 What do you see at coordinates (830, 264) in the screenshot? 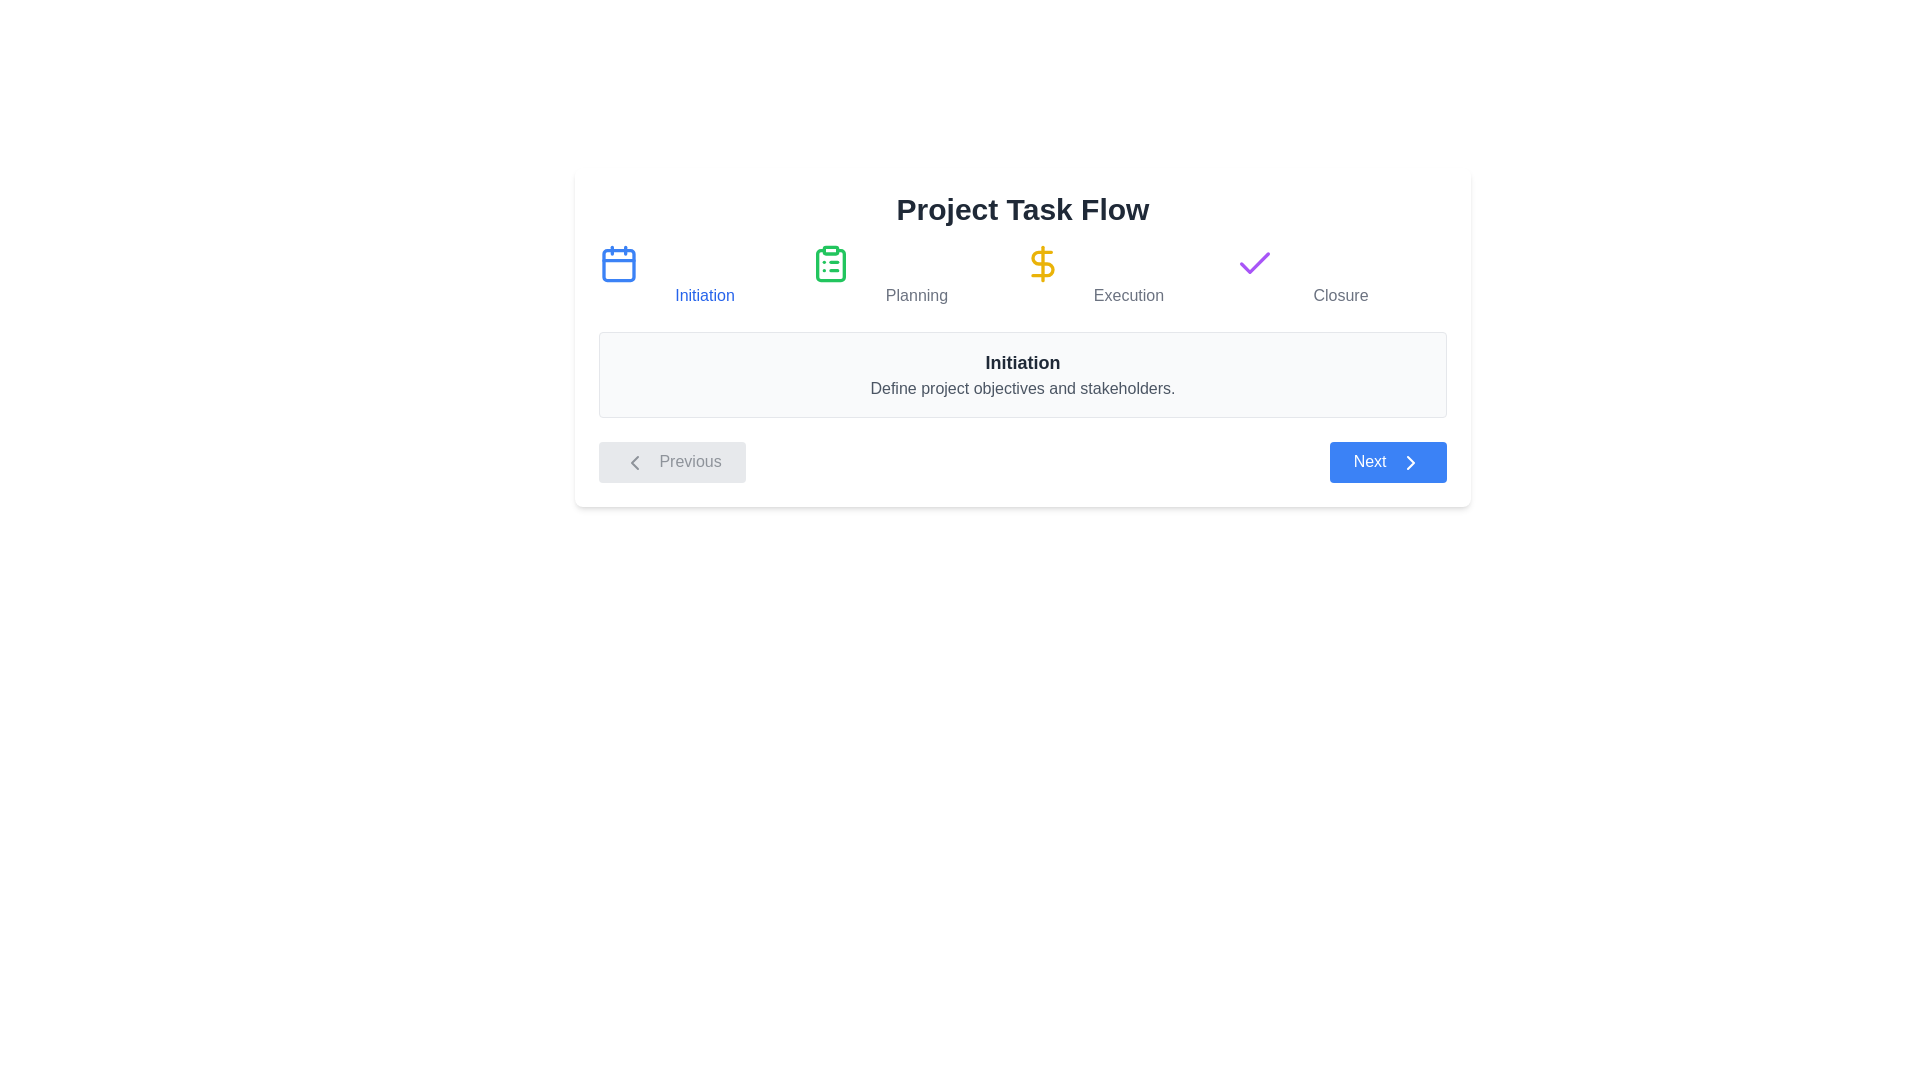
I see `the green clipboard icon that resembles a checklist, which is the second icon in a horizontal row at the top-center of the interface` at bounding box center [830, 264].